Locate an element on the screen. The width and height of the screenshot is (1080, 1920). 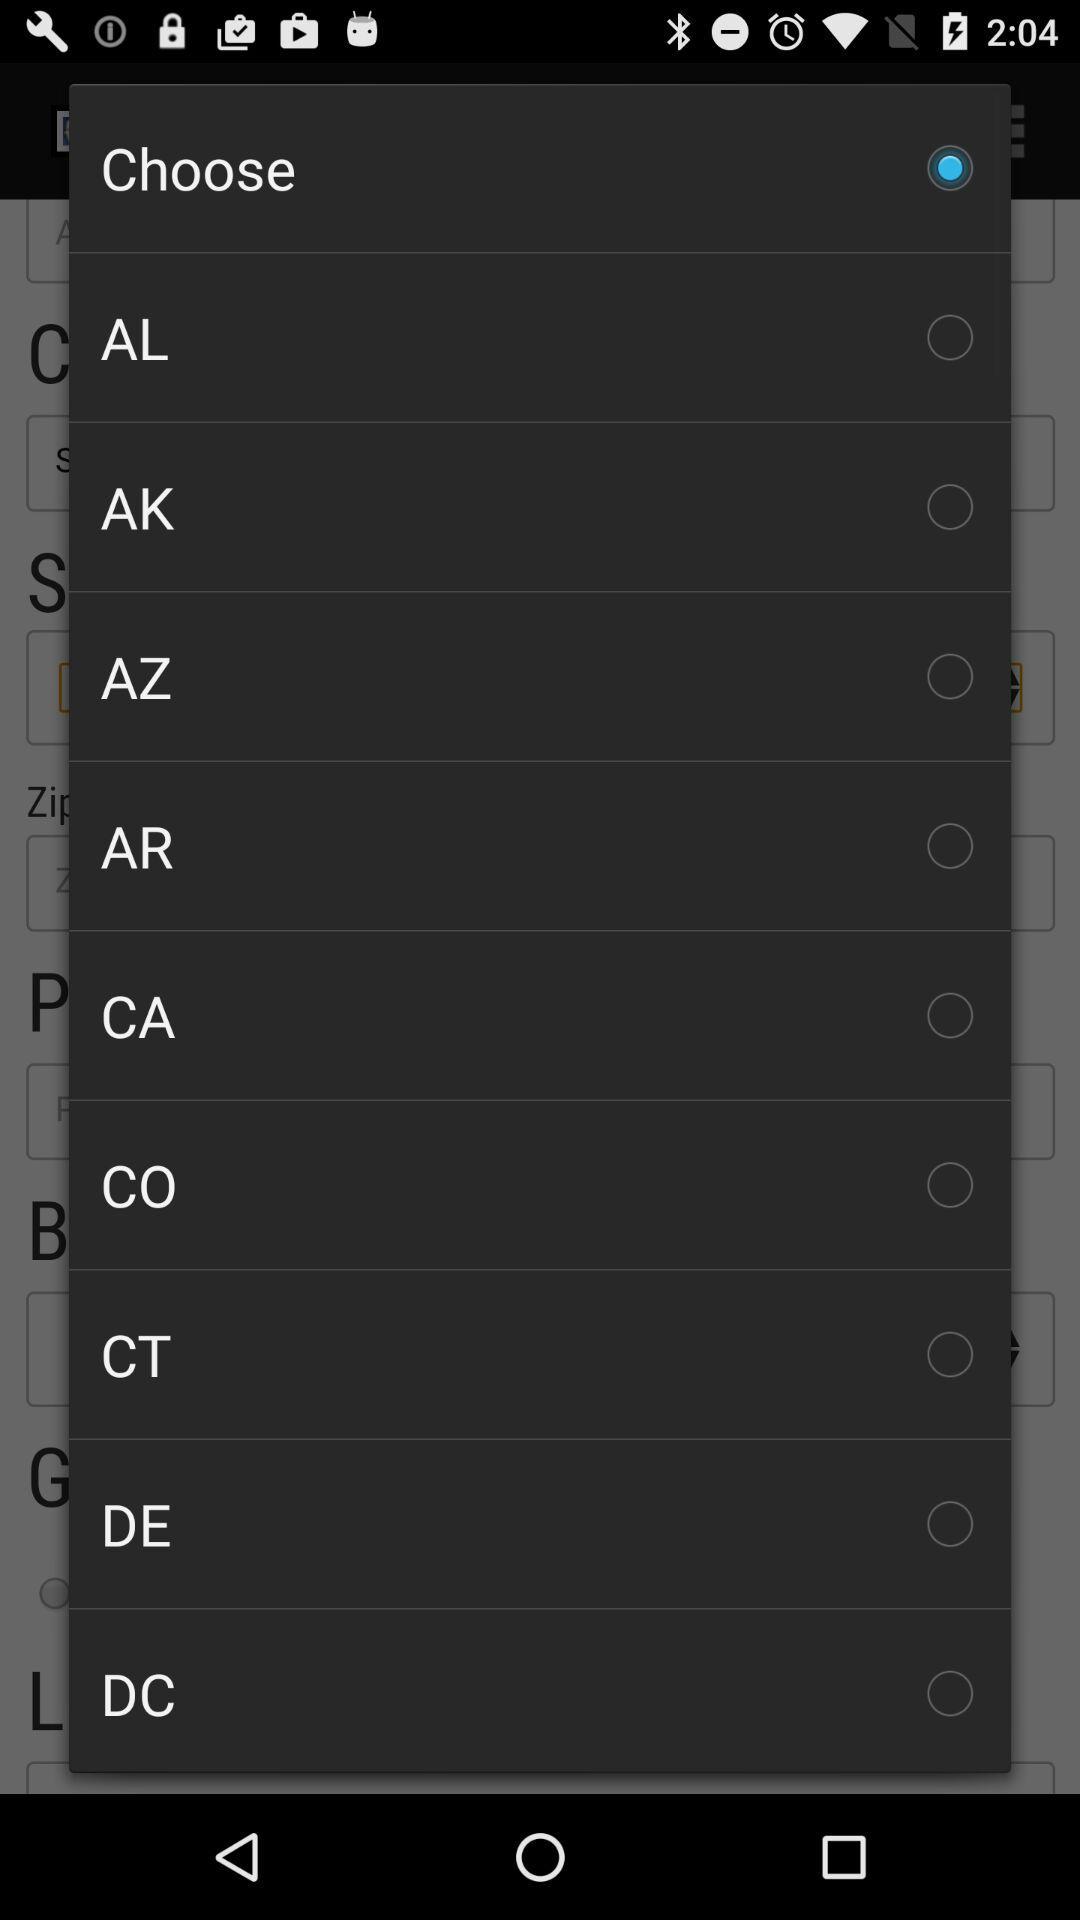
checkbox above de item is located at coordinates (540, 1354).